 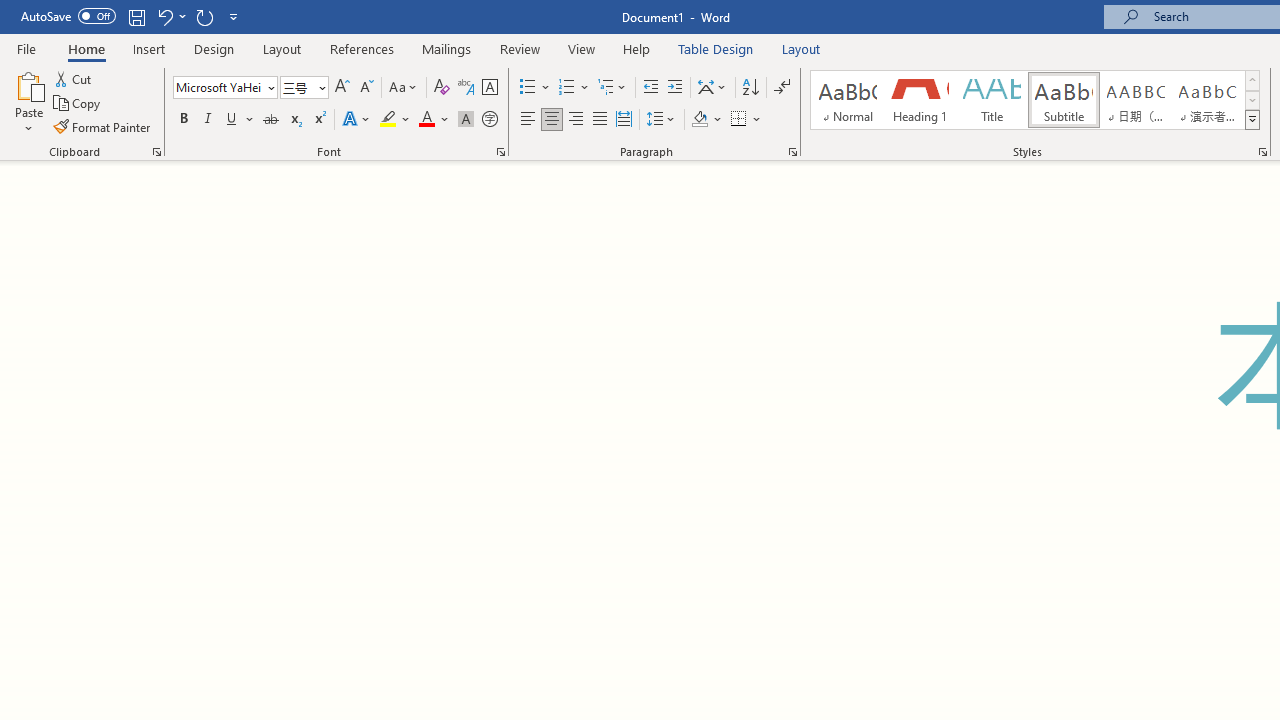 I want to click on 'References', so click(x=362, y=48).